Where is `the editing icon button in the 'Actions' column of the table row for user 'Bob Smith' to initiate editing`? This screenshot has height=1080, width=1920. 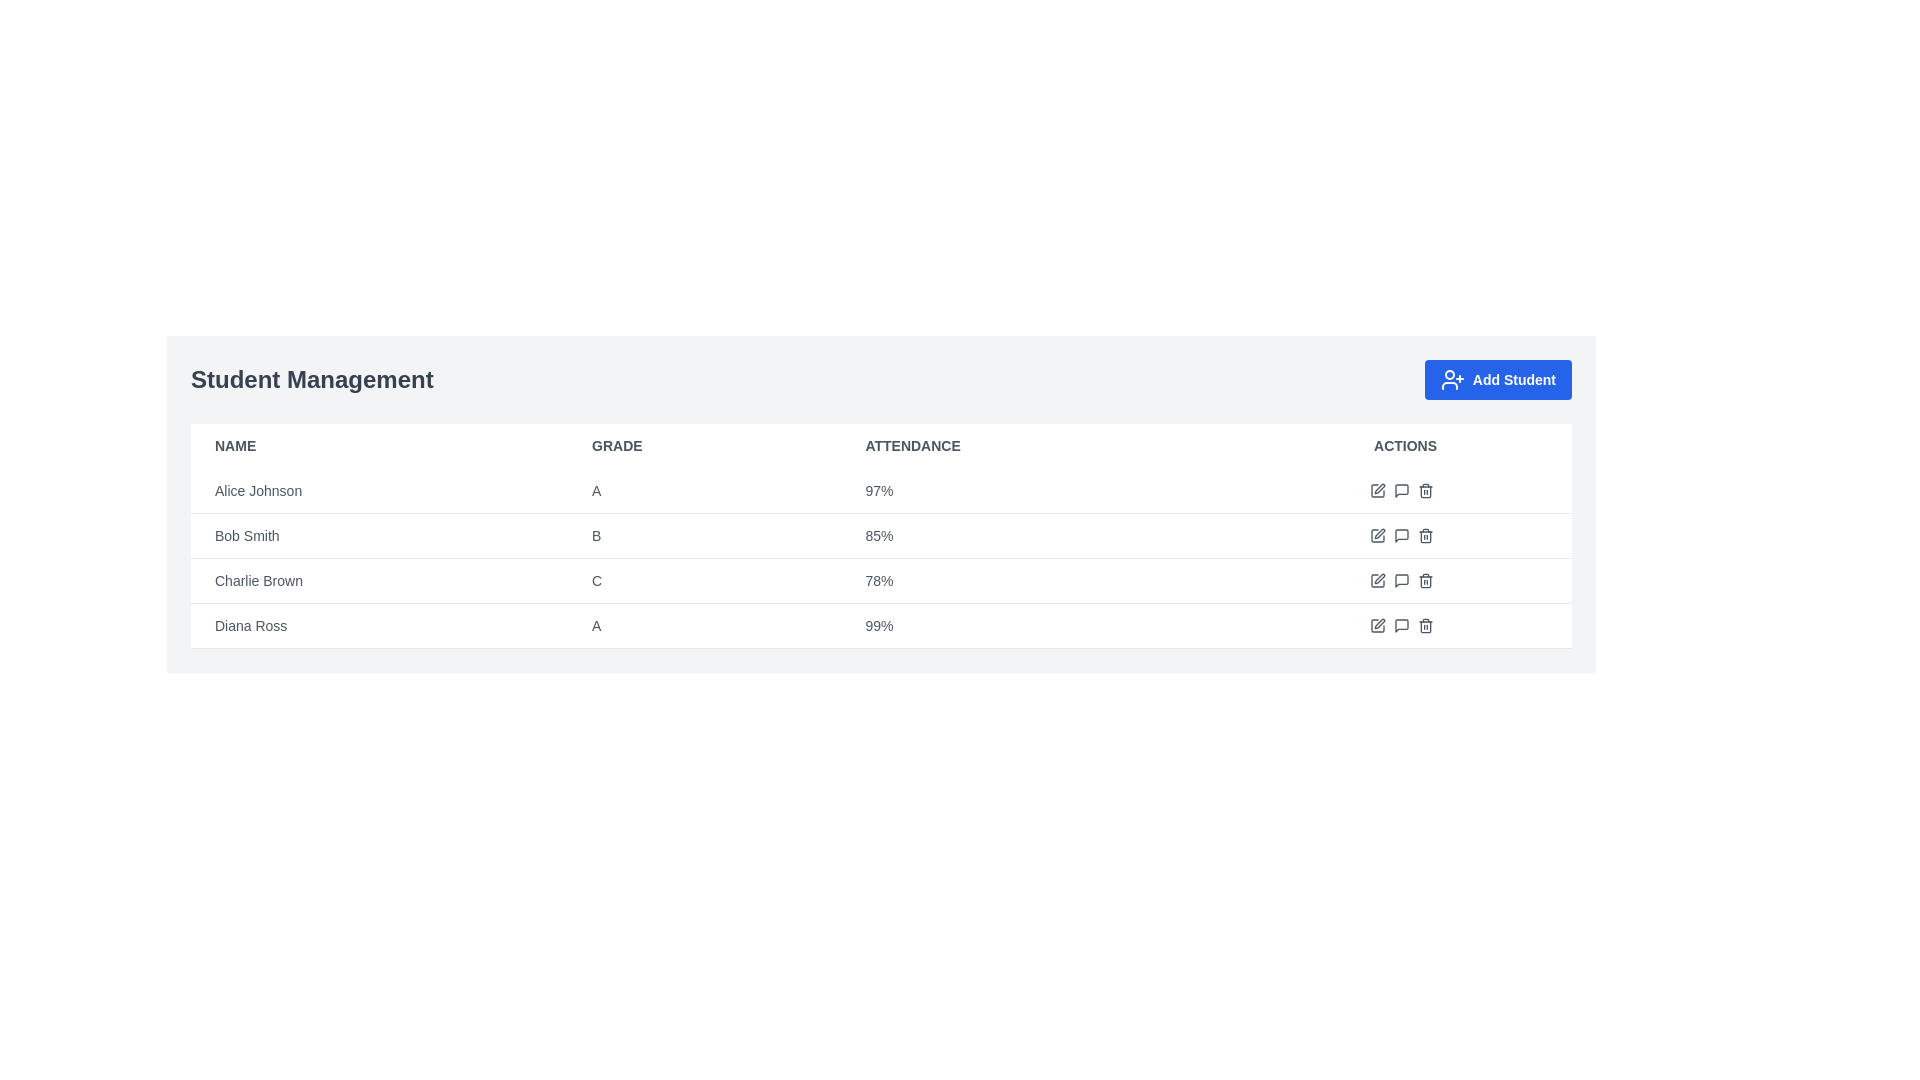 the editing icon button in the 'Actions' column of the table row for user 'Bob Smith' to initiate editing is located at coordinates (1378, 532).